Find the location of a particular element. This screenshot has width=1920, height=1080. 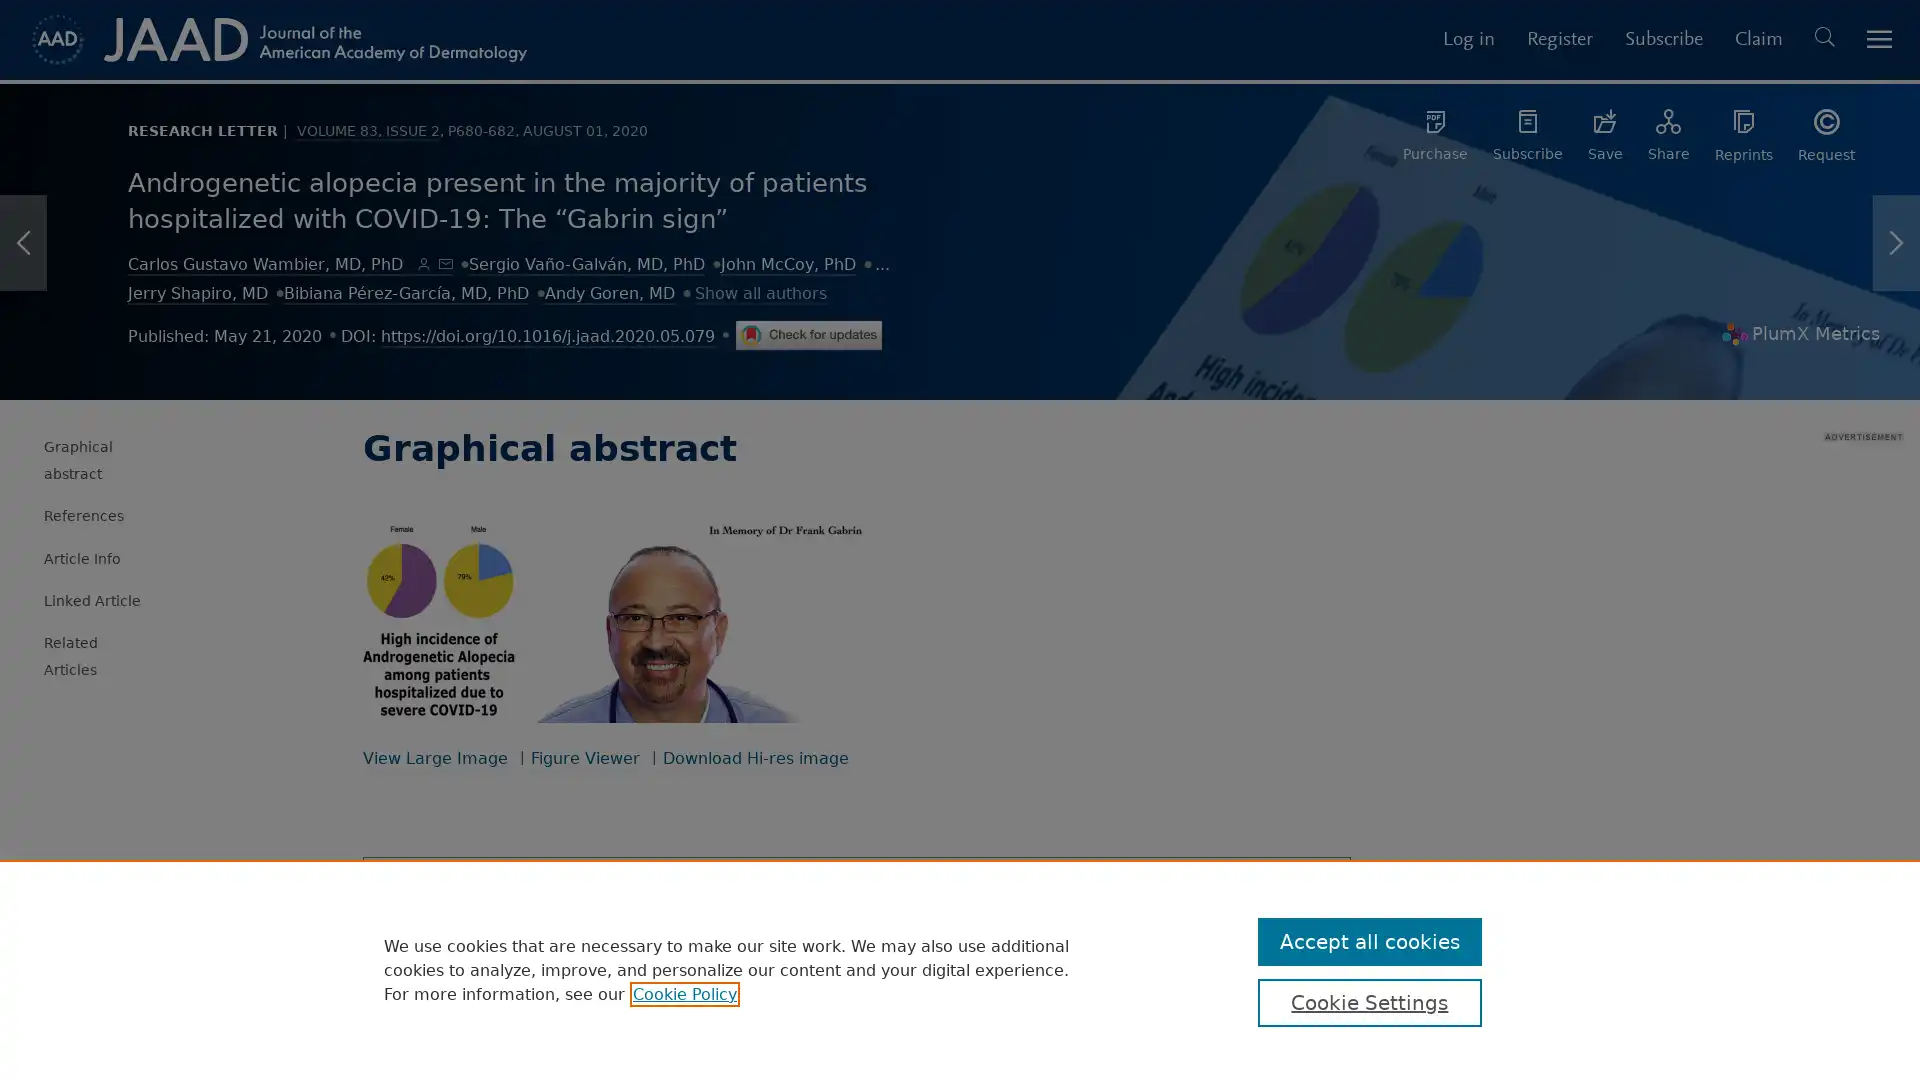

Cookie Settings is located at coordinates (1367, 1002).